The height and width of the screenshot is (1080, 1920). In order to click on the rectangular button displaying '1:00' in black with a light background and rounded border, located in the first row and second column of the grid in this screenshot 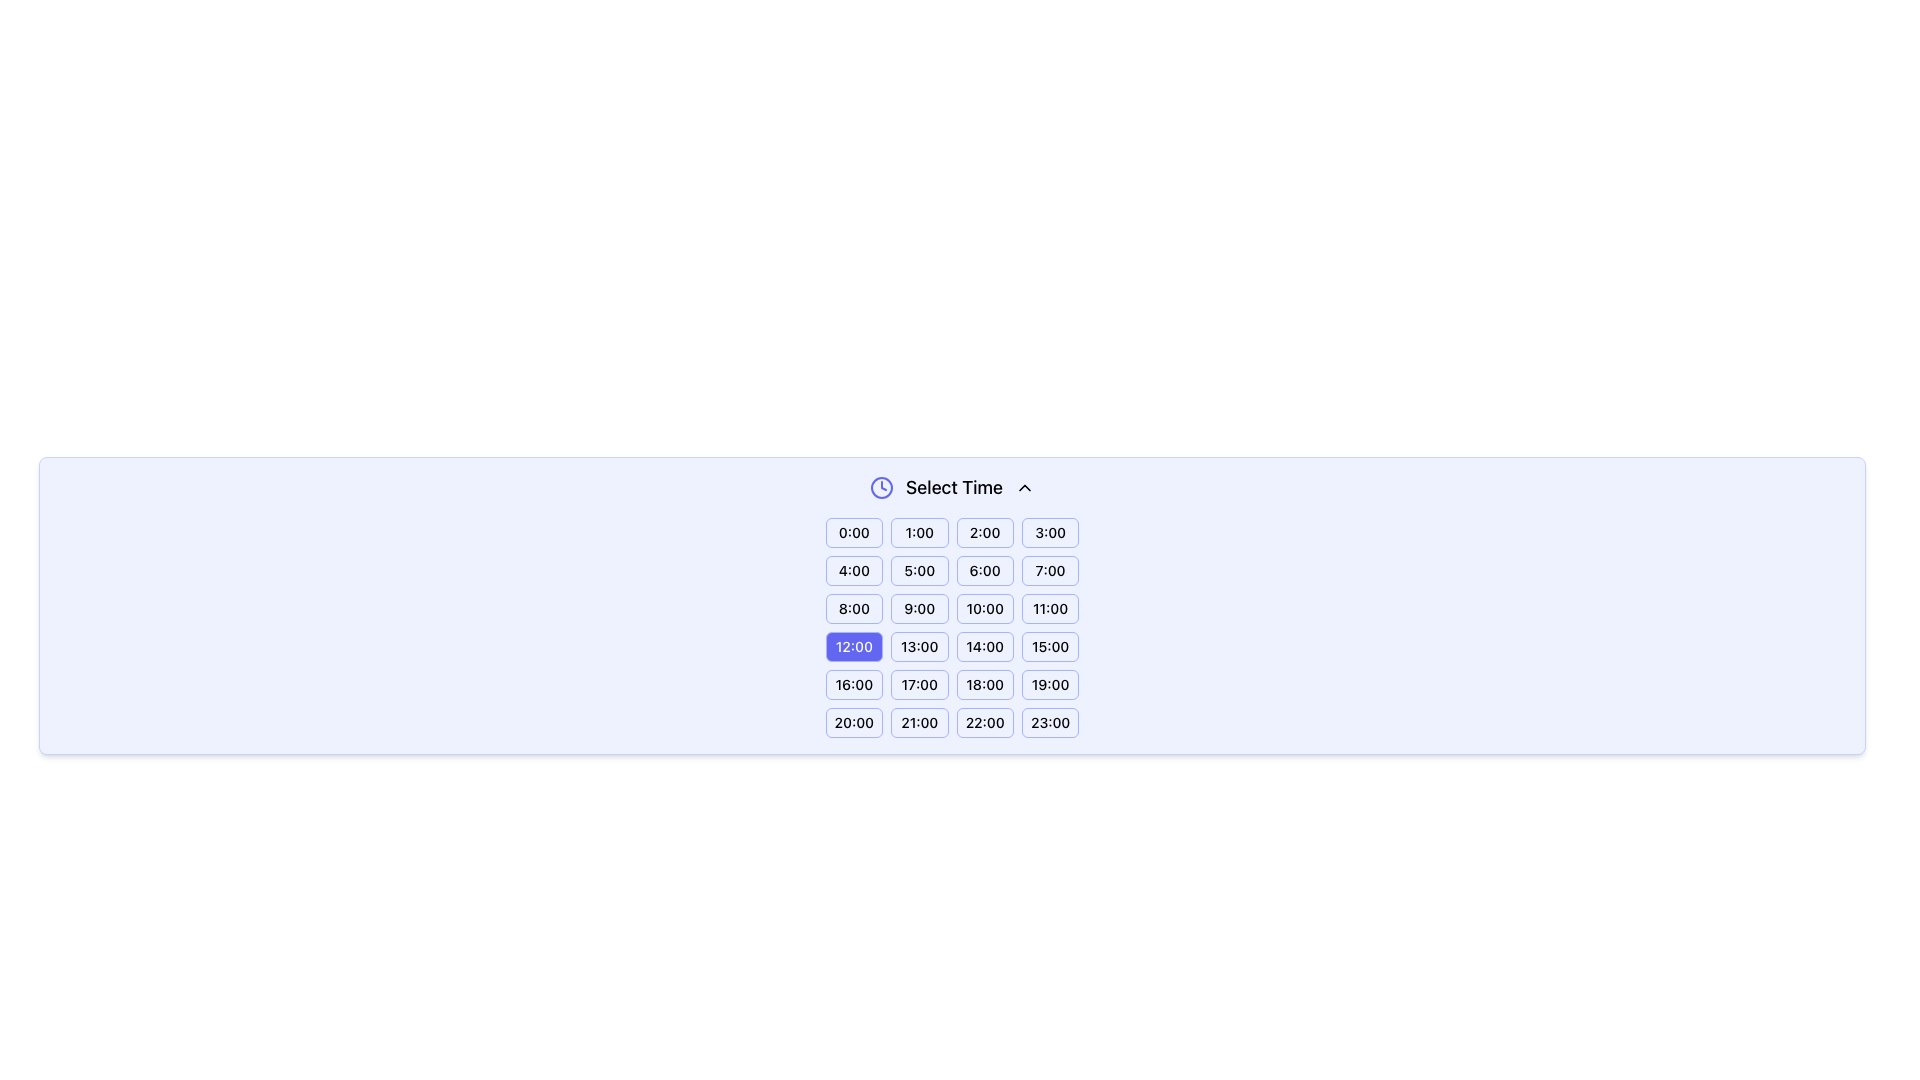, I will do `click(918, 531)`.